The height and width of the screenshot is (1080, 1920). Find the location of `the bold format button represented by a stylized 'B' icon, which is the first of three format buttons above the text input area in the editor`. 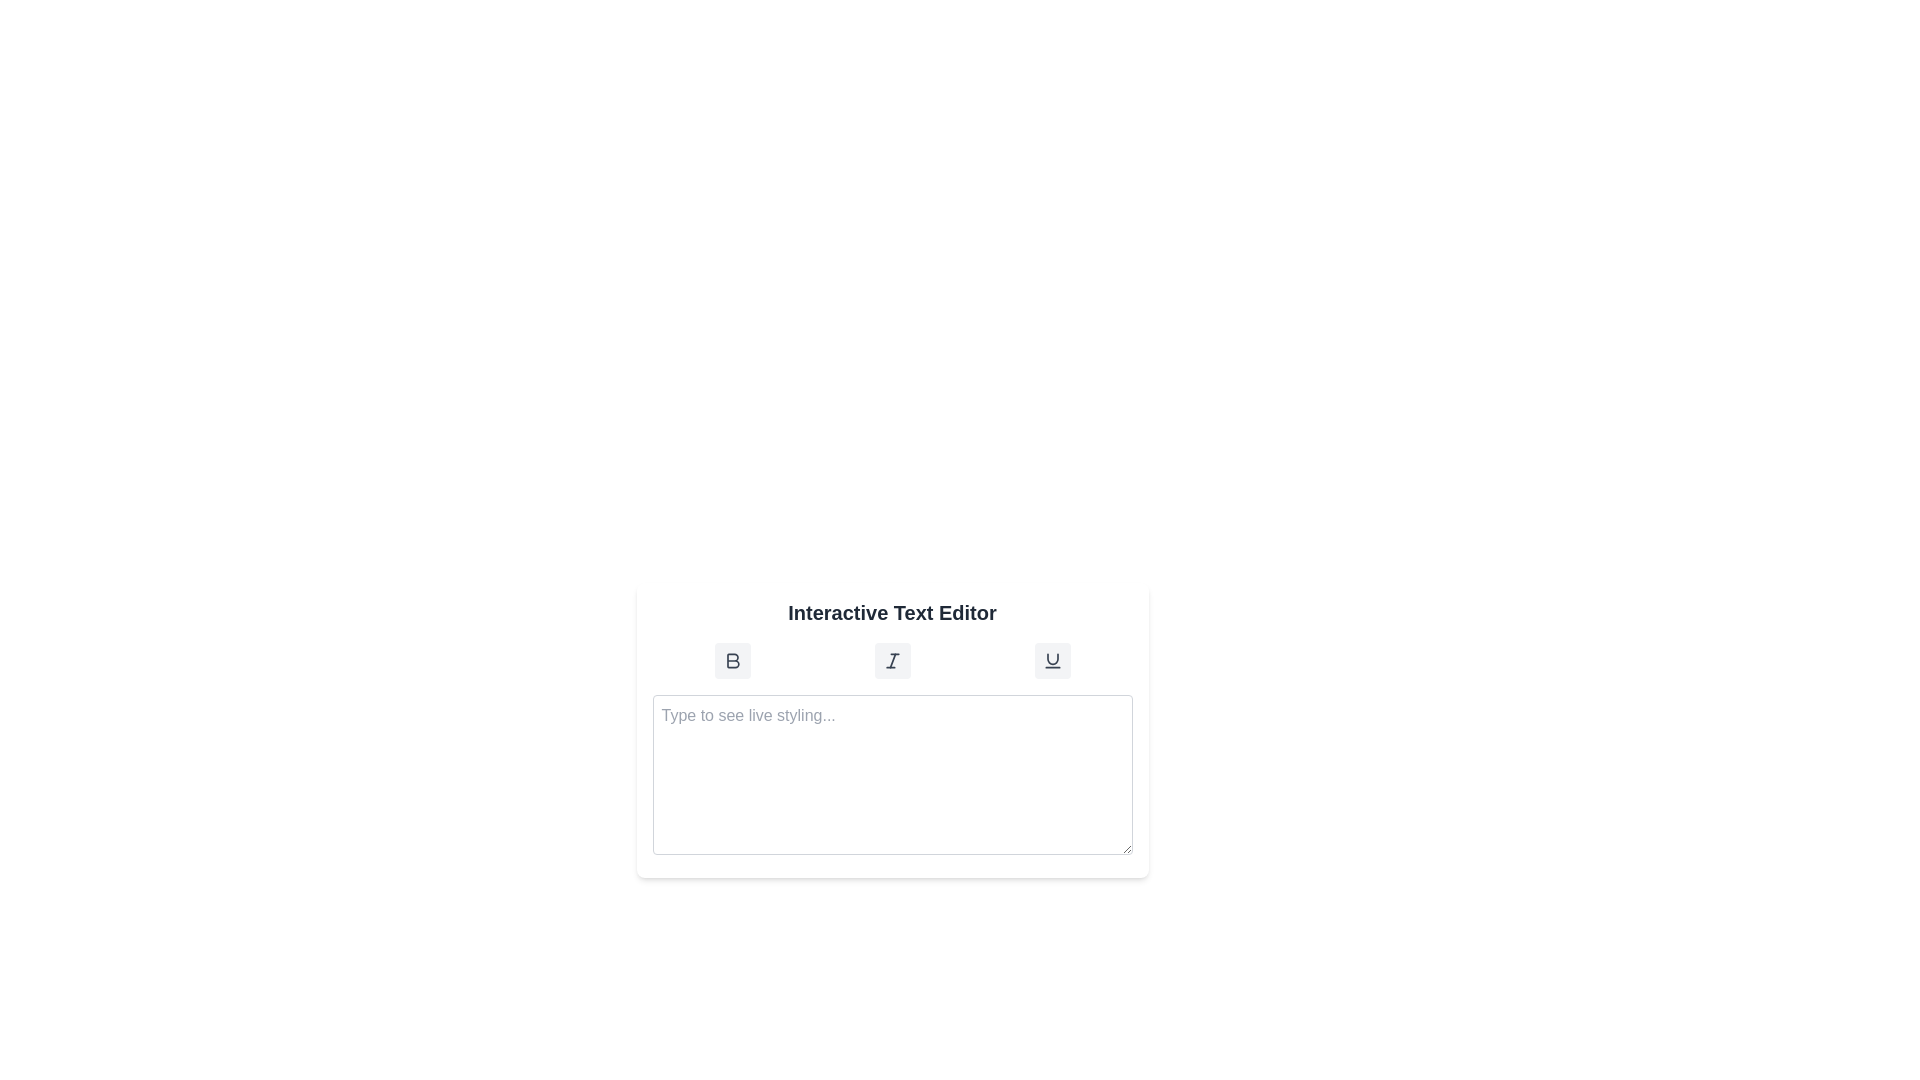

the bold format button represented by a stylized 'B' icon, which is the first of three format buttons above the text input area in the editor is located at coordinates (731, 660).